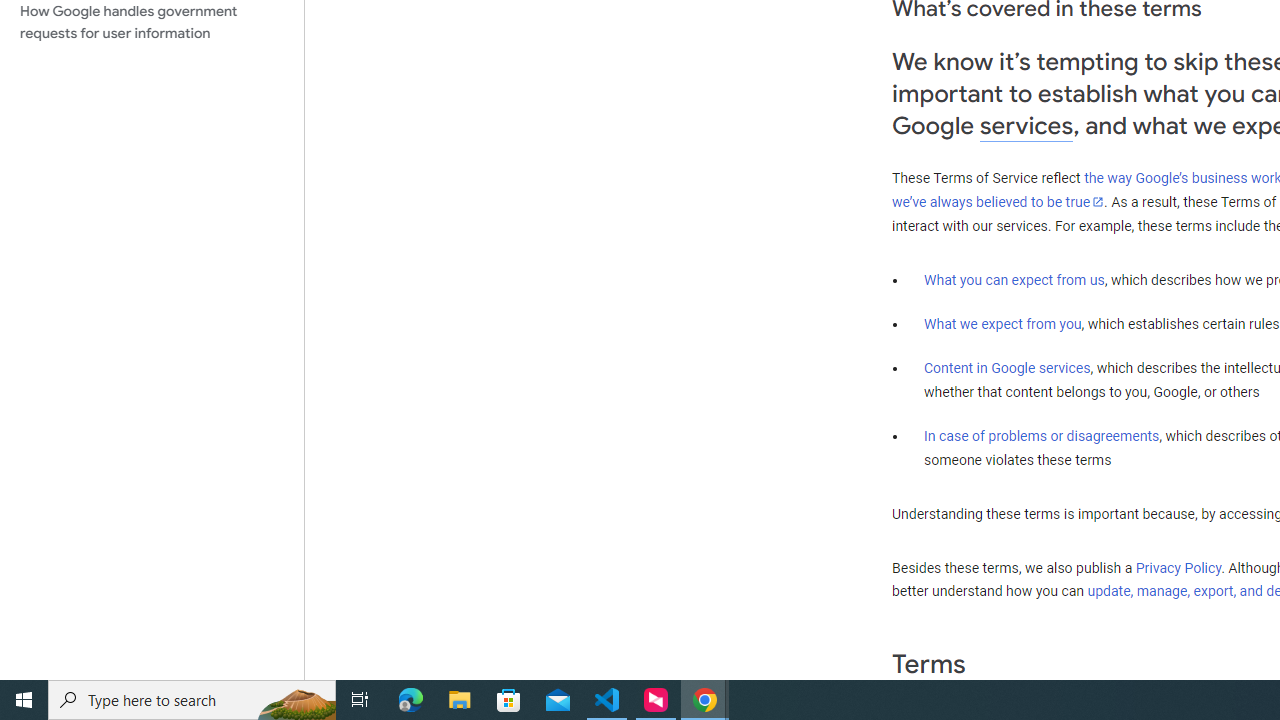 This screenshot has height=720, width=1280. What do you see at coordinates (1026, 125) in the screenshot?
I see `'services'` at bounding box center [1026, 125].